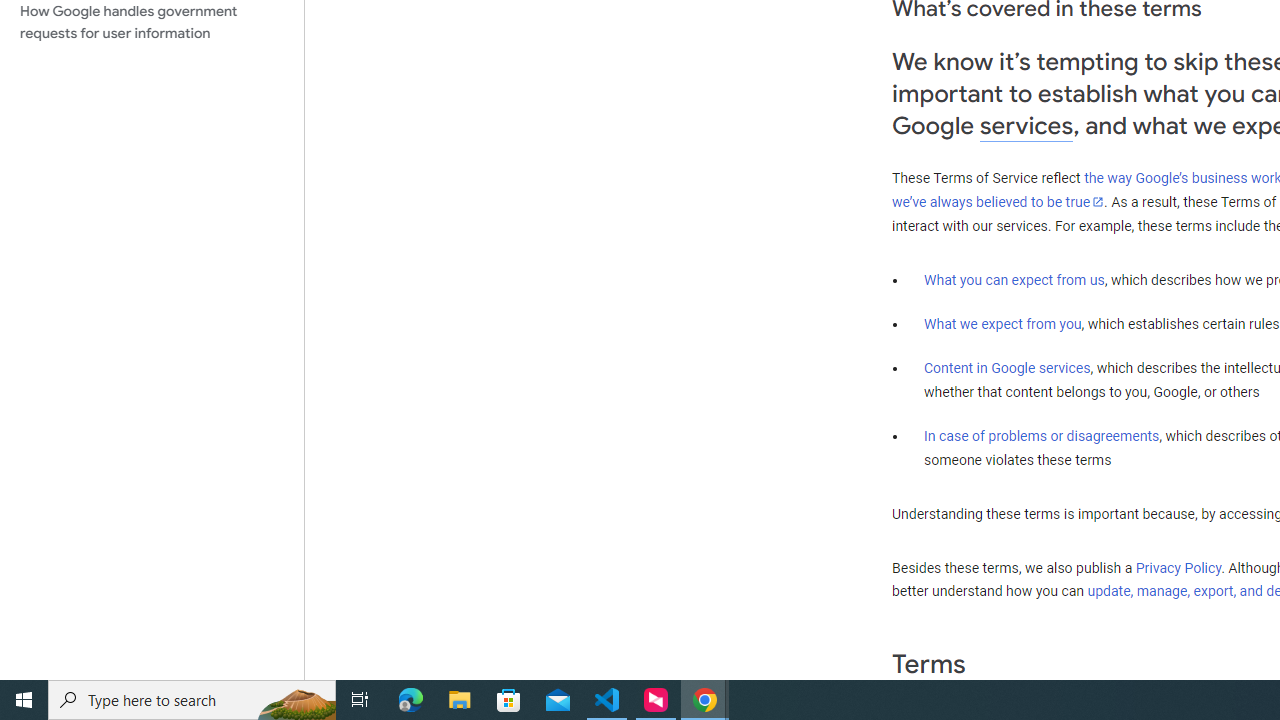 This screenshot has height=720, width=1280. What do you see at coordinates (1026, 125) in the screenshot?
I see `'services'` at bounding box center [1026, 125].